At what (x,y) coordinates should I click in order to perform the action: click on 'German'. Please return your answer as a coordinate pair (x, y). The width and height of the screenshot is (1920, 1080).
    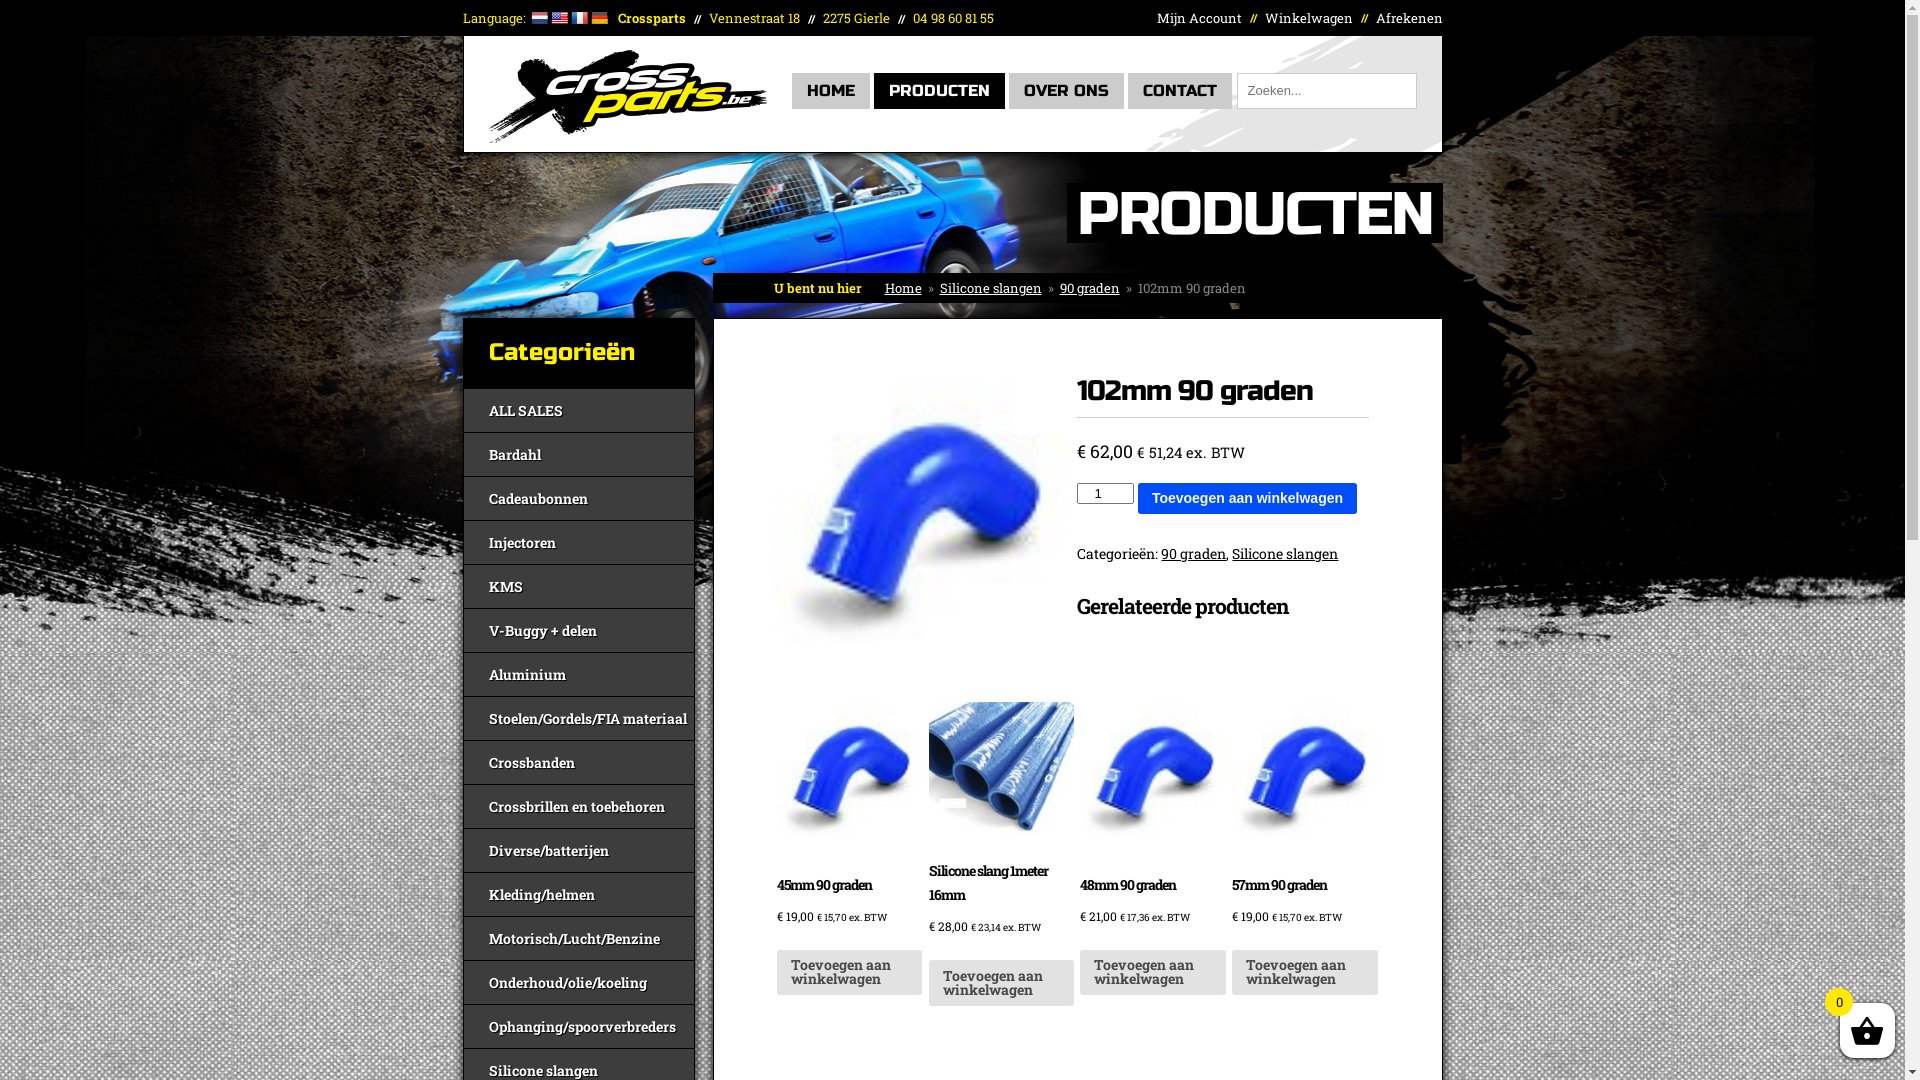
    Looking at the image, I should click on (589, 18).